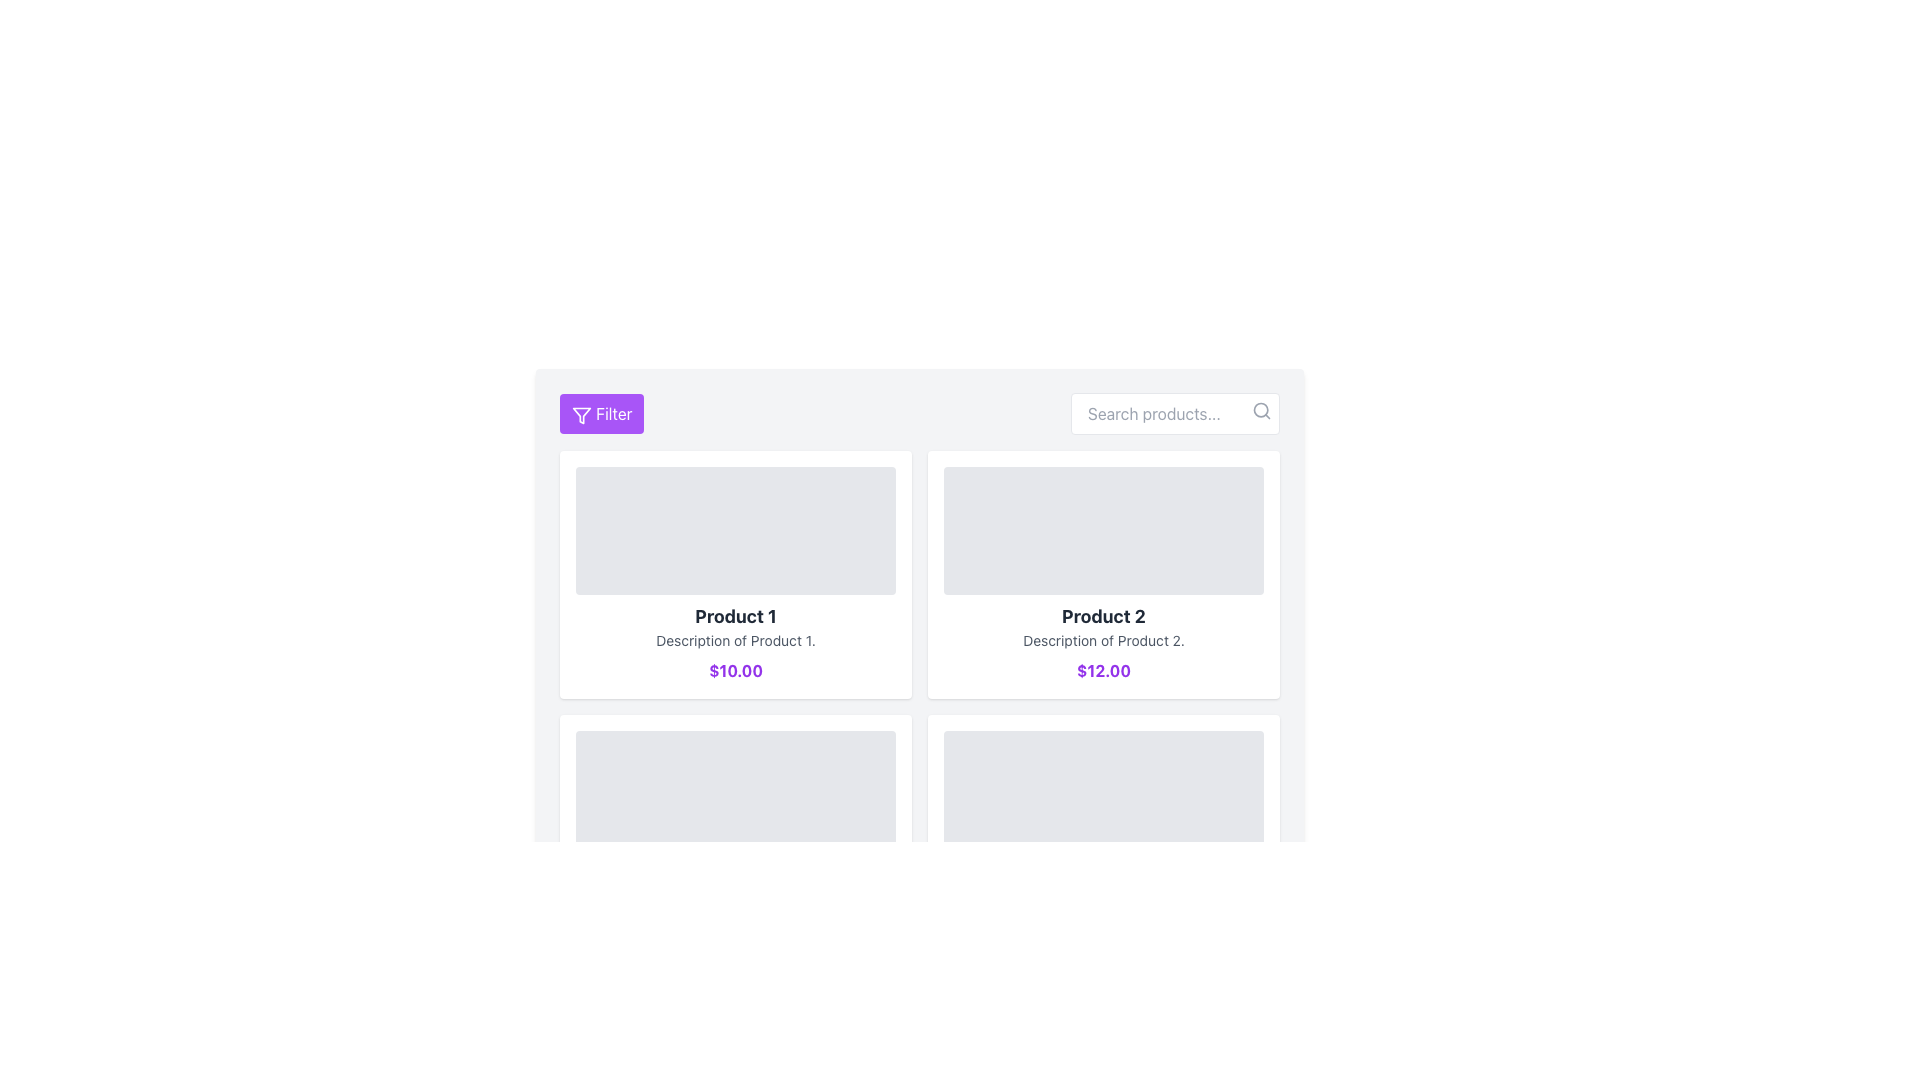 The height and width of the screenshot is (1080, 1920). I want to click on the image placeholder located at the top of the product card titled 'Product 1', which serves as a preview area for product images, so click(734, 530).